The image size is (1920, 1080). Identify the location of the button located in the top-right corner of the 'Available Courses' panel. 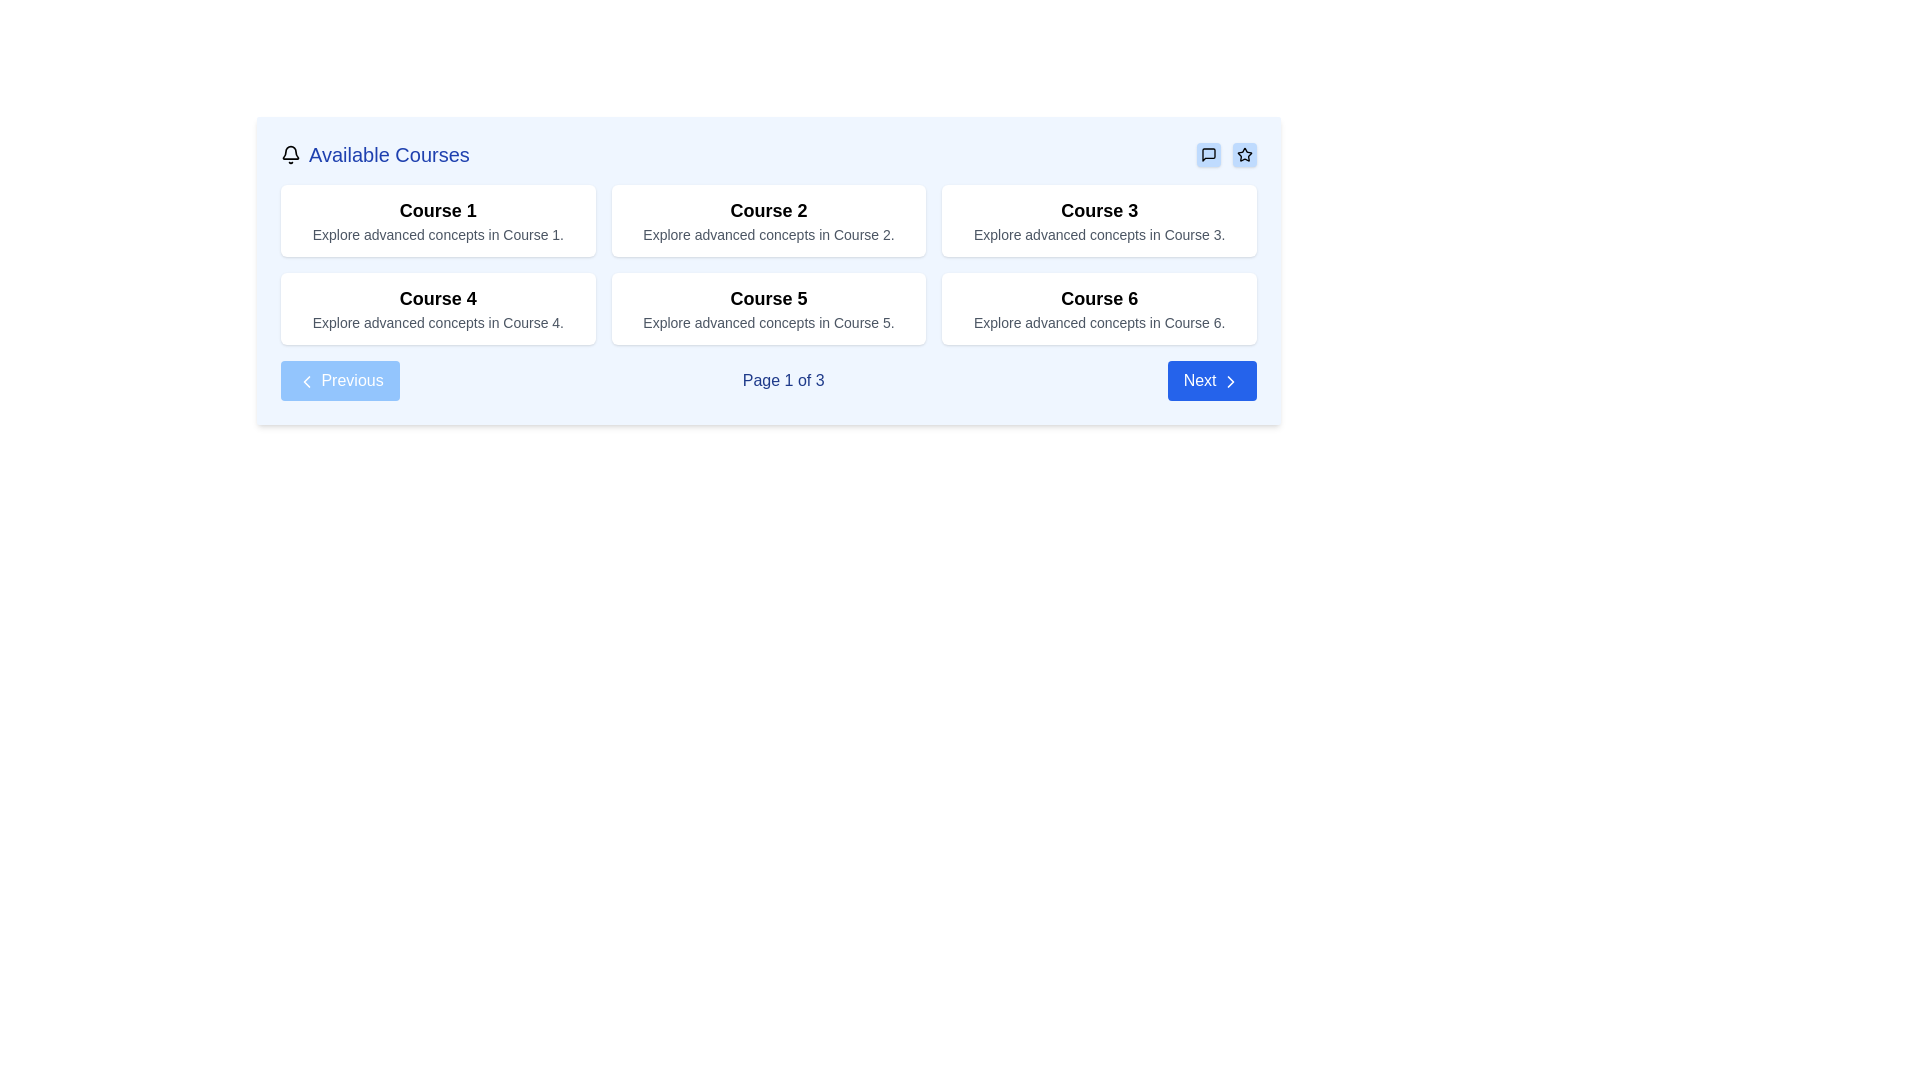
(1208, 153).